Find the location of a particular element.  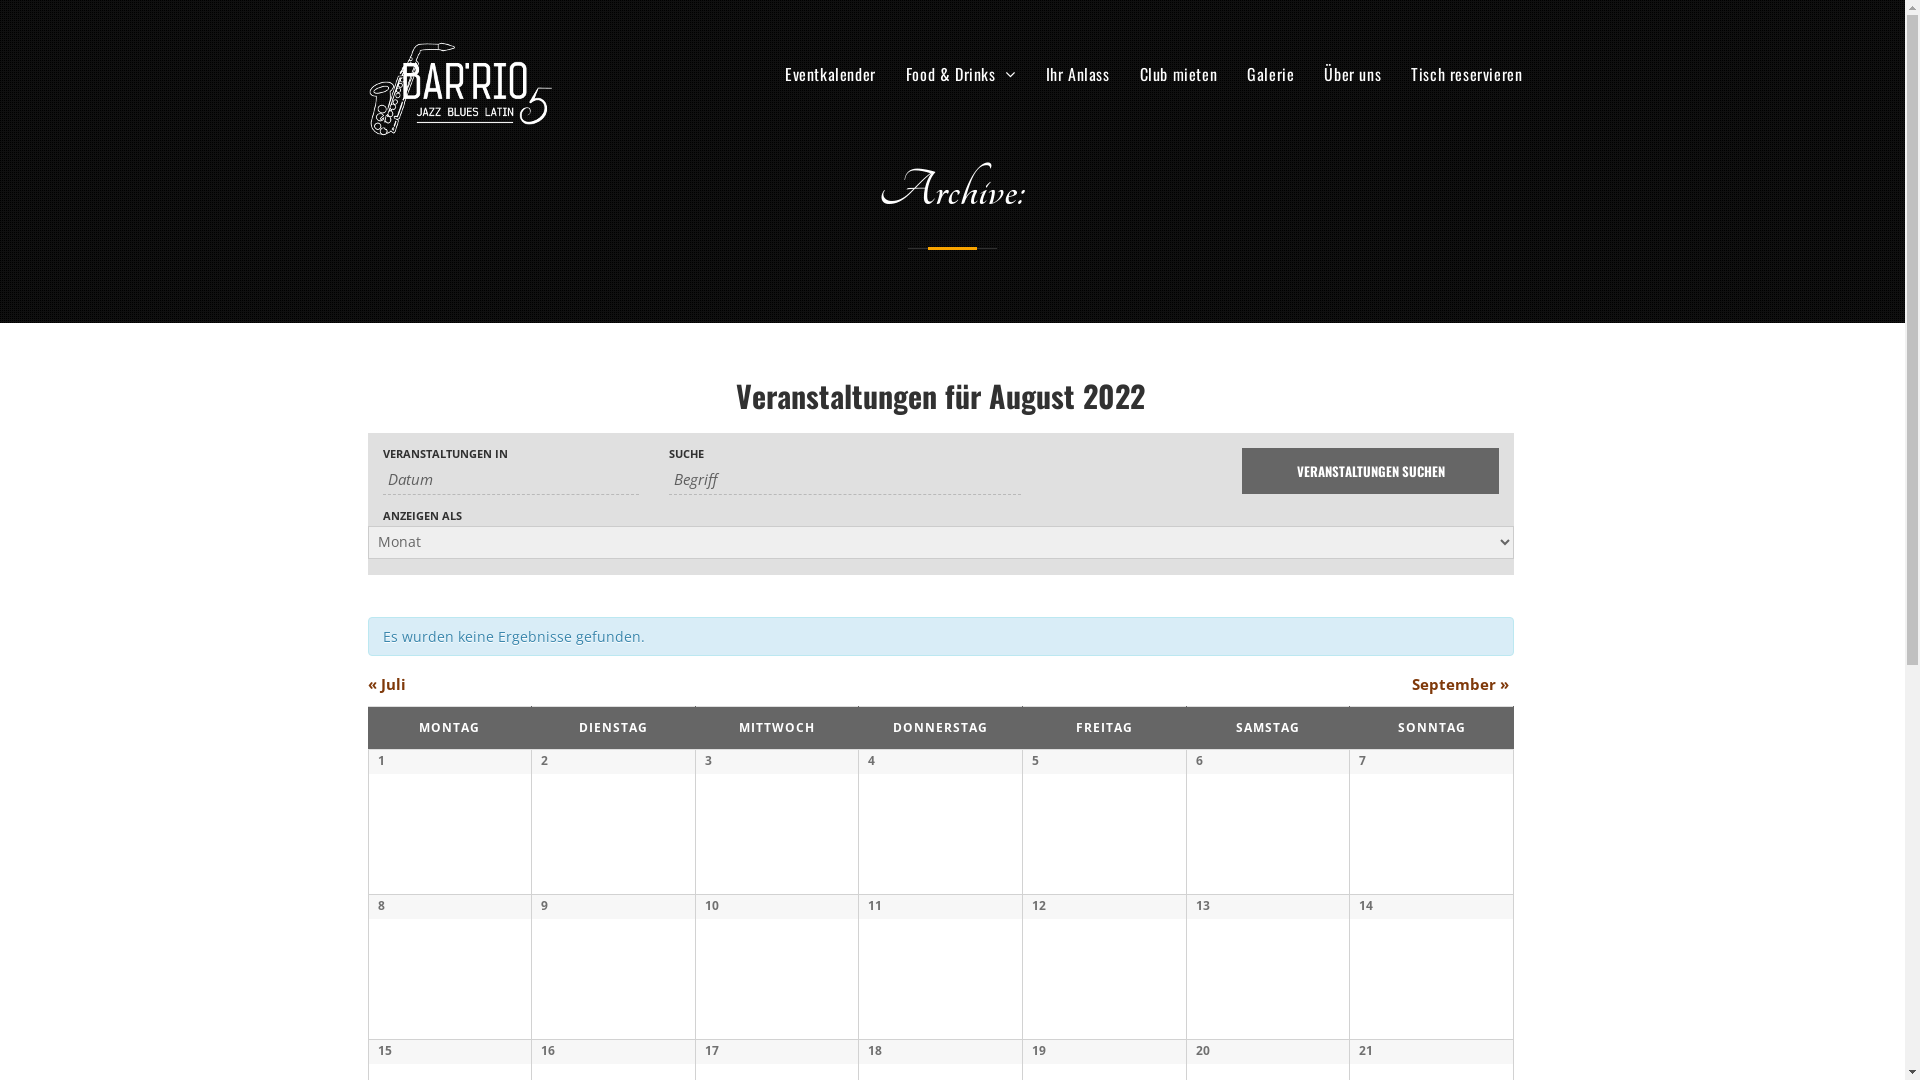

'Eventkalender' is located at coordinates (830, 72).